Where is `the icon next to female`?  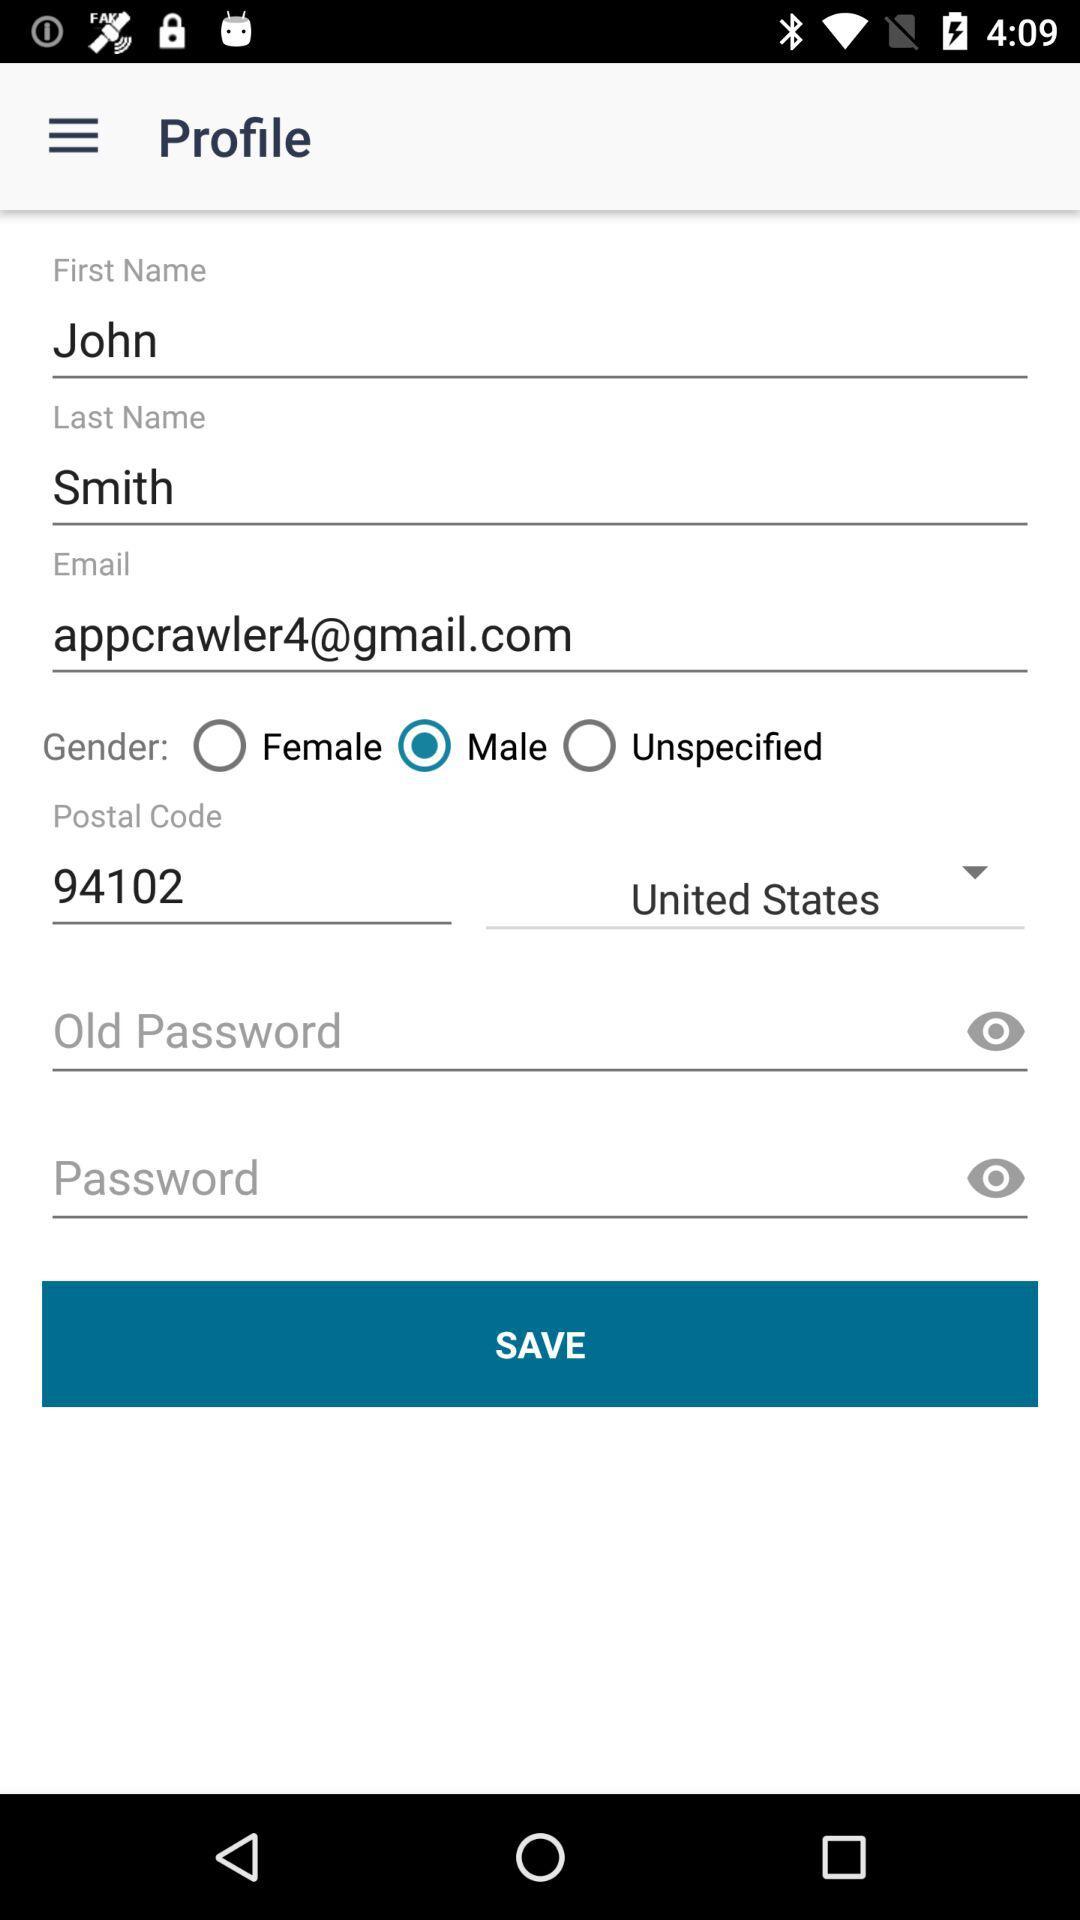
the icon next to female is located at coordinates (465, 744).